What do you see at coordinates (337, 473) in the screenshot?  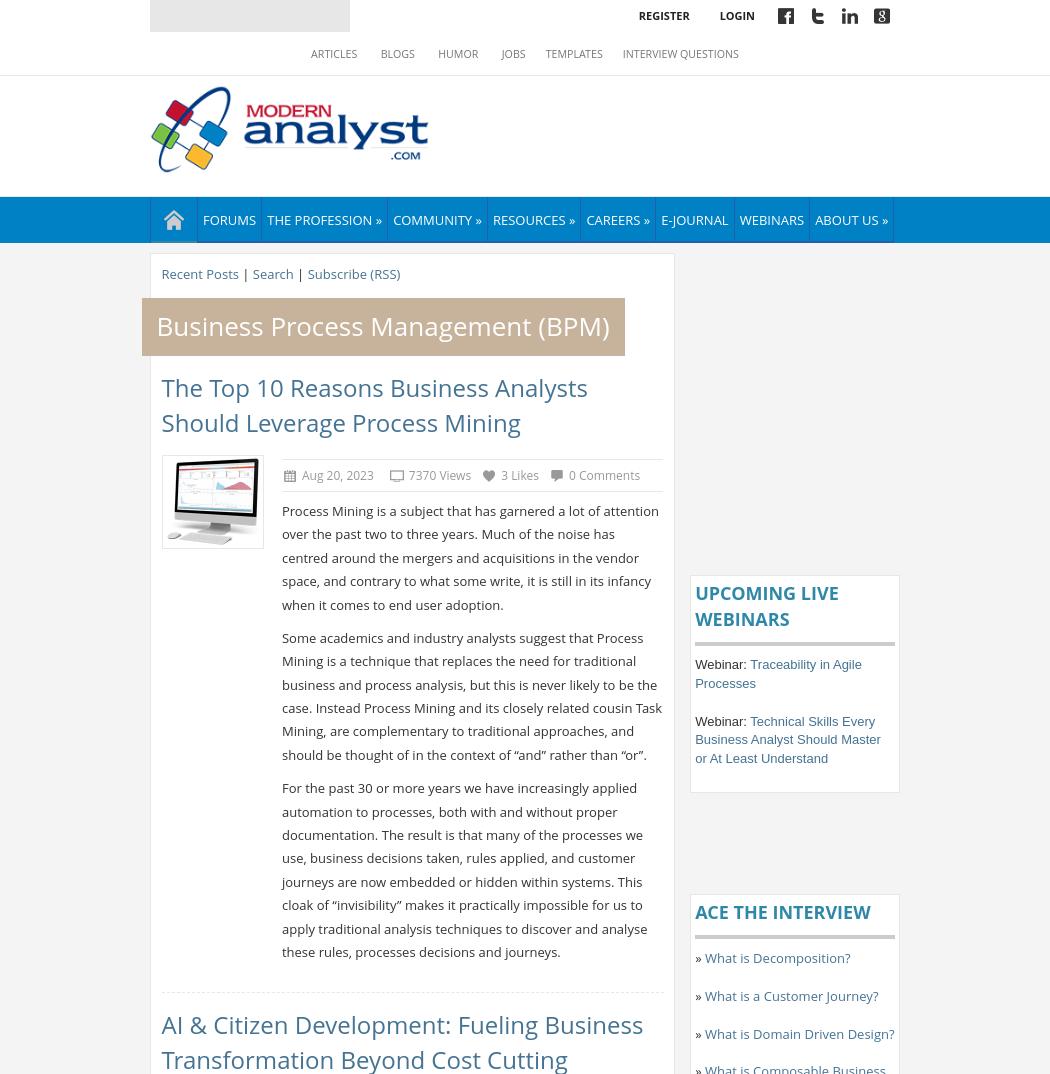 I see `'Aug 20, 2023'` at bounding box center [337, 473].